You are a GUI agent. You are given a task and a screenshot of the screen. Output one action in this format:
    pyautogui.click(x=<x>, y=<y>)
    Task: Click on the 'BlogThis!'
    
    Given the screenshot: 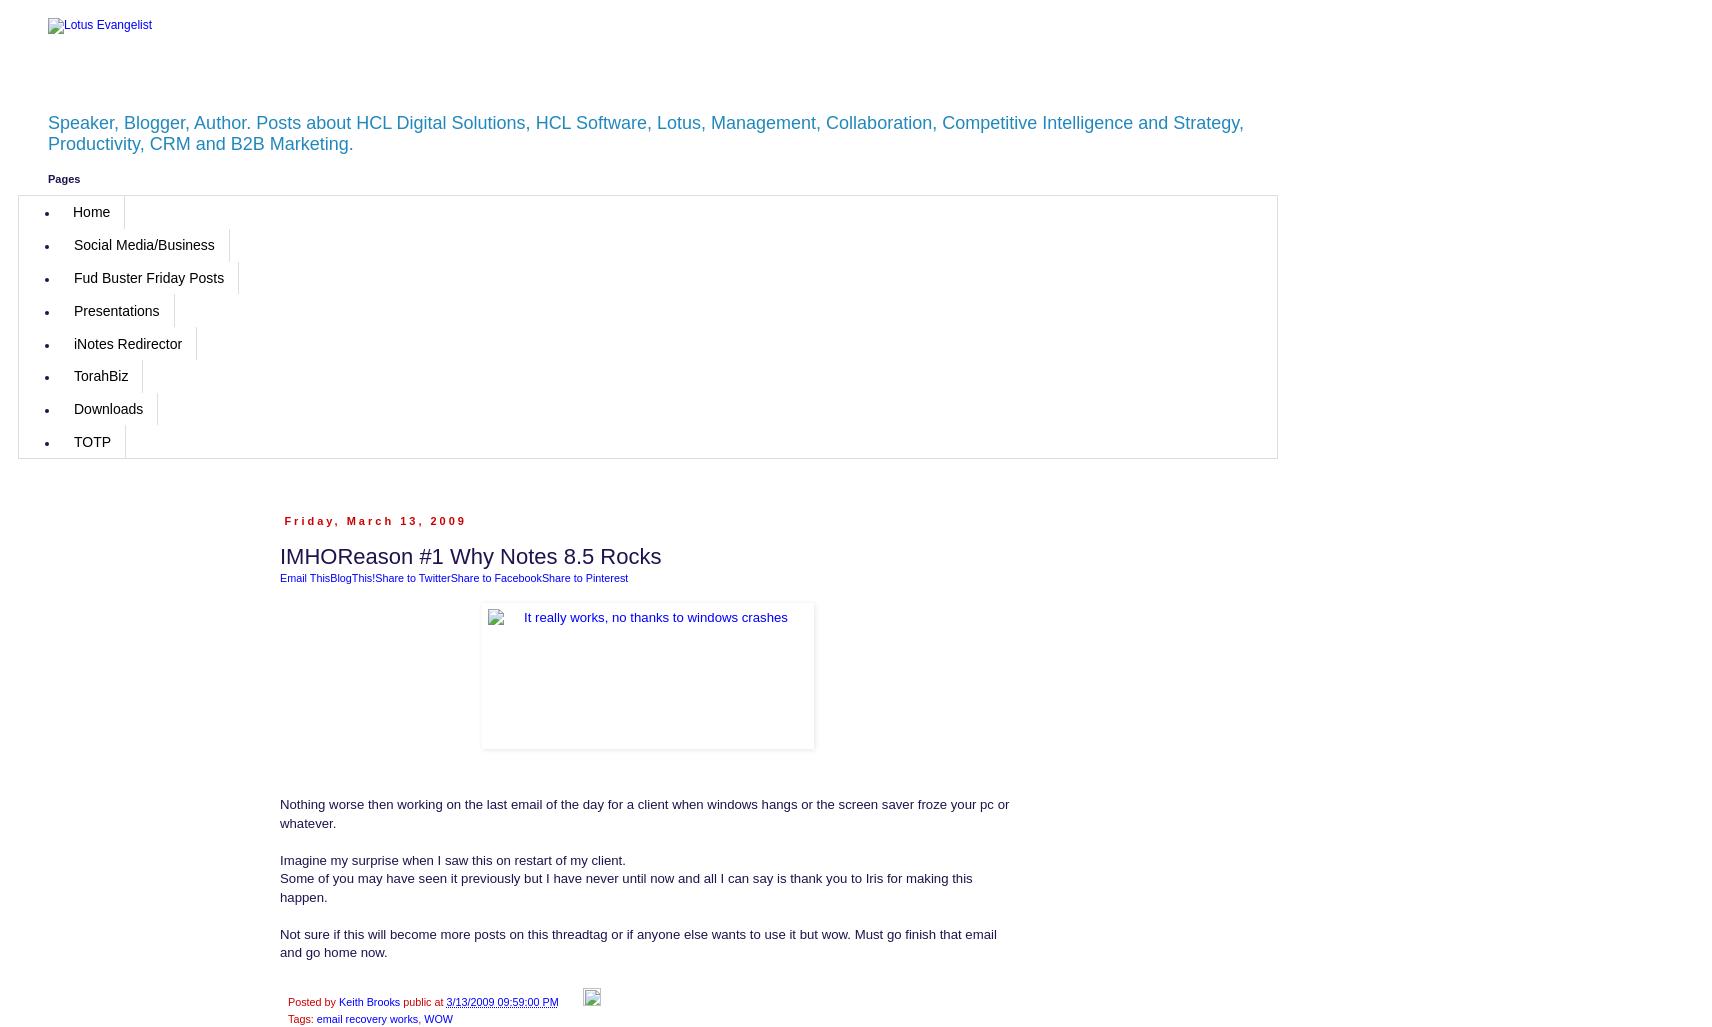 What is the action you would take?
    pyautogui.click(x=330, y=576)
    